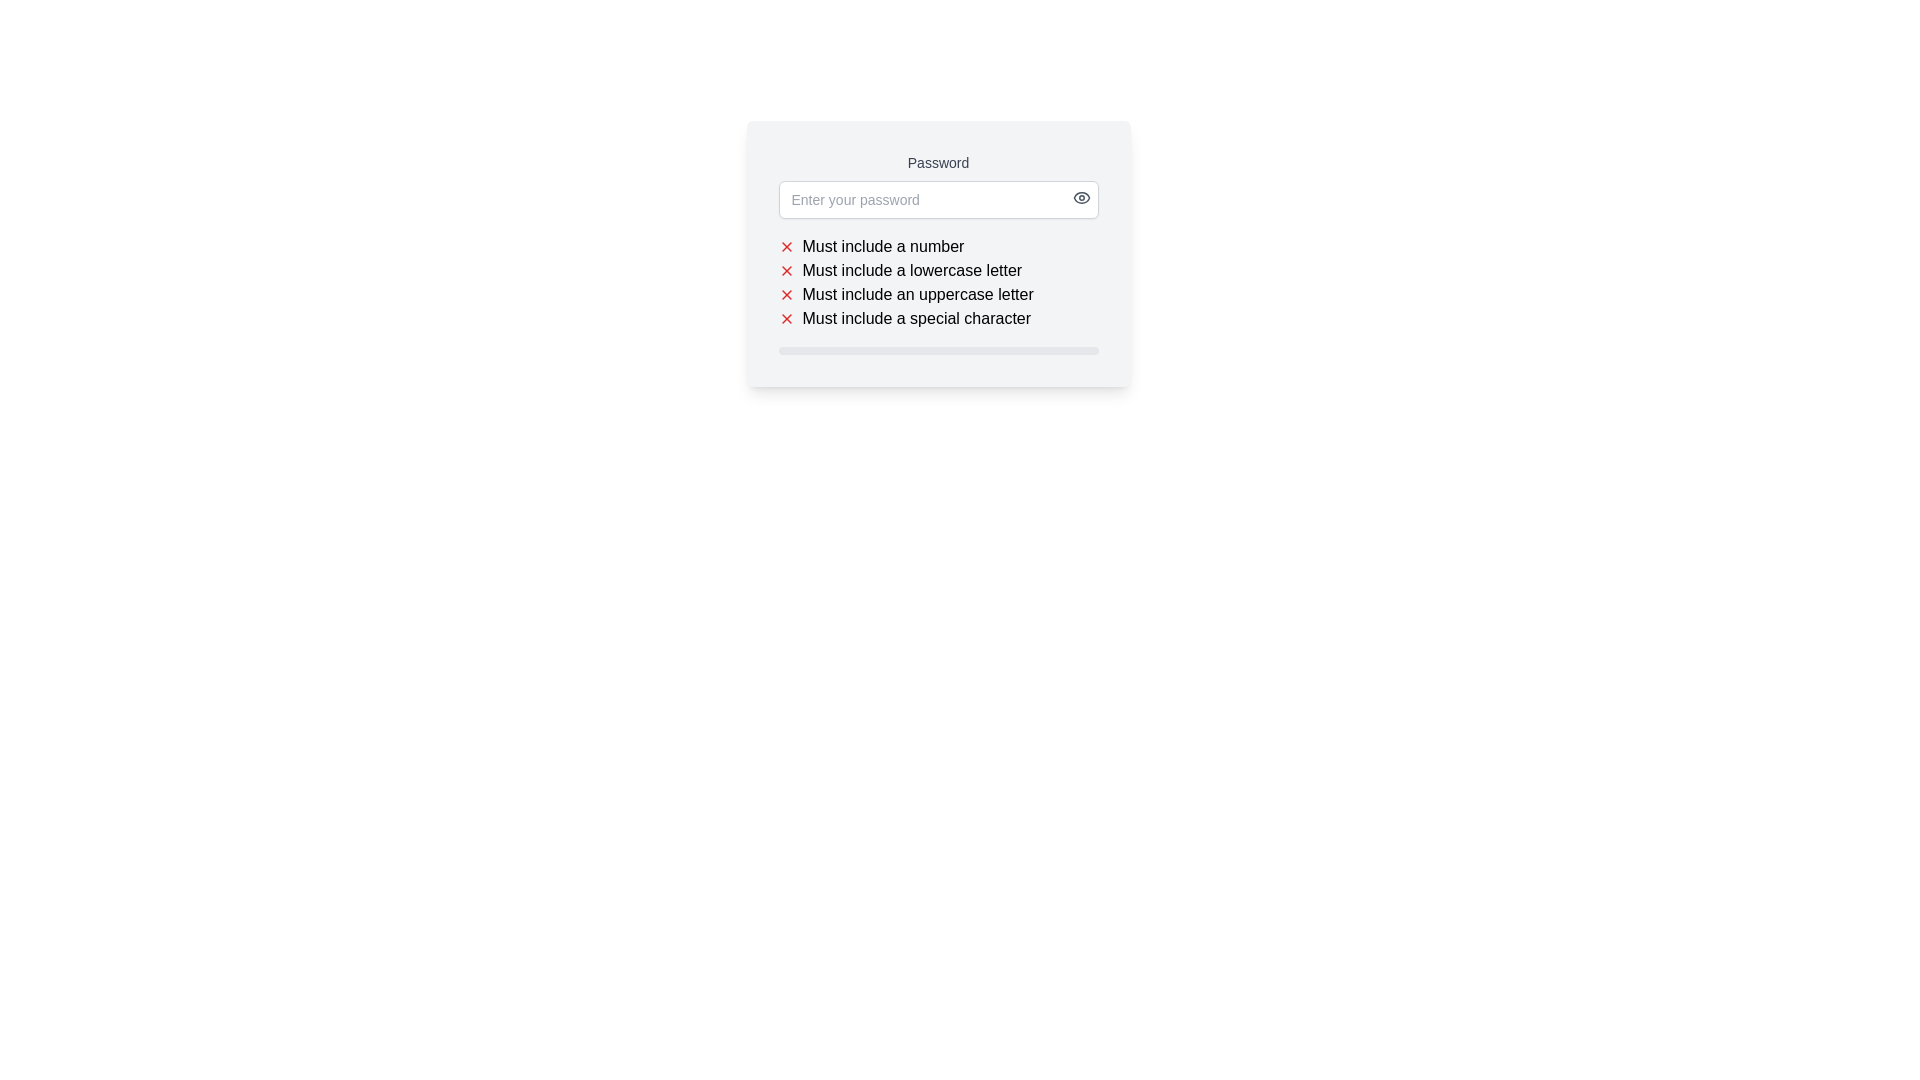 The width and height of the screenshot is (1920, 1080). I want to click on the validation message indicating that the password must include an uppercase letter, which is represented by a red 'X', so click(937, 294).